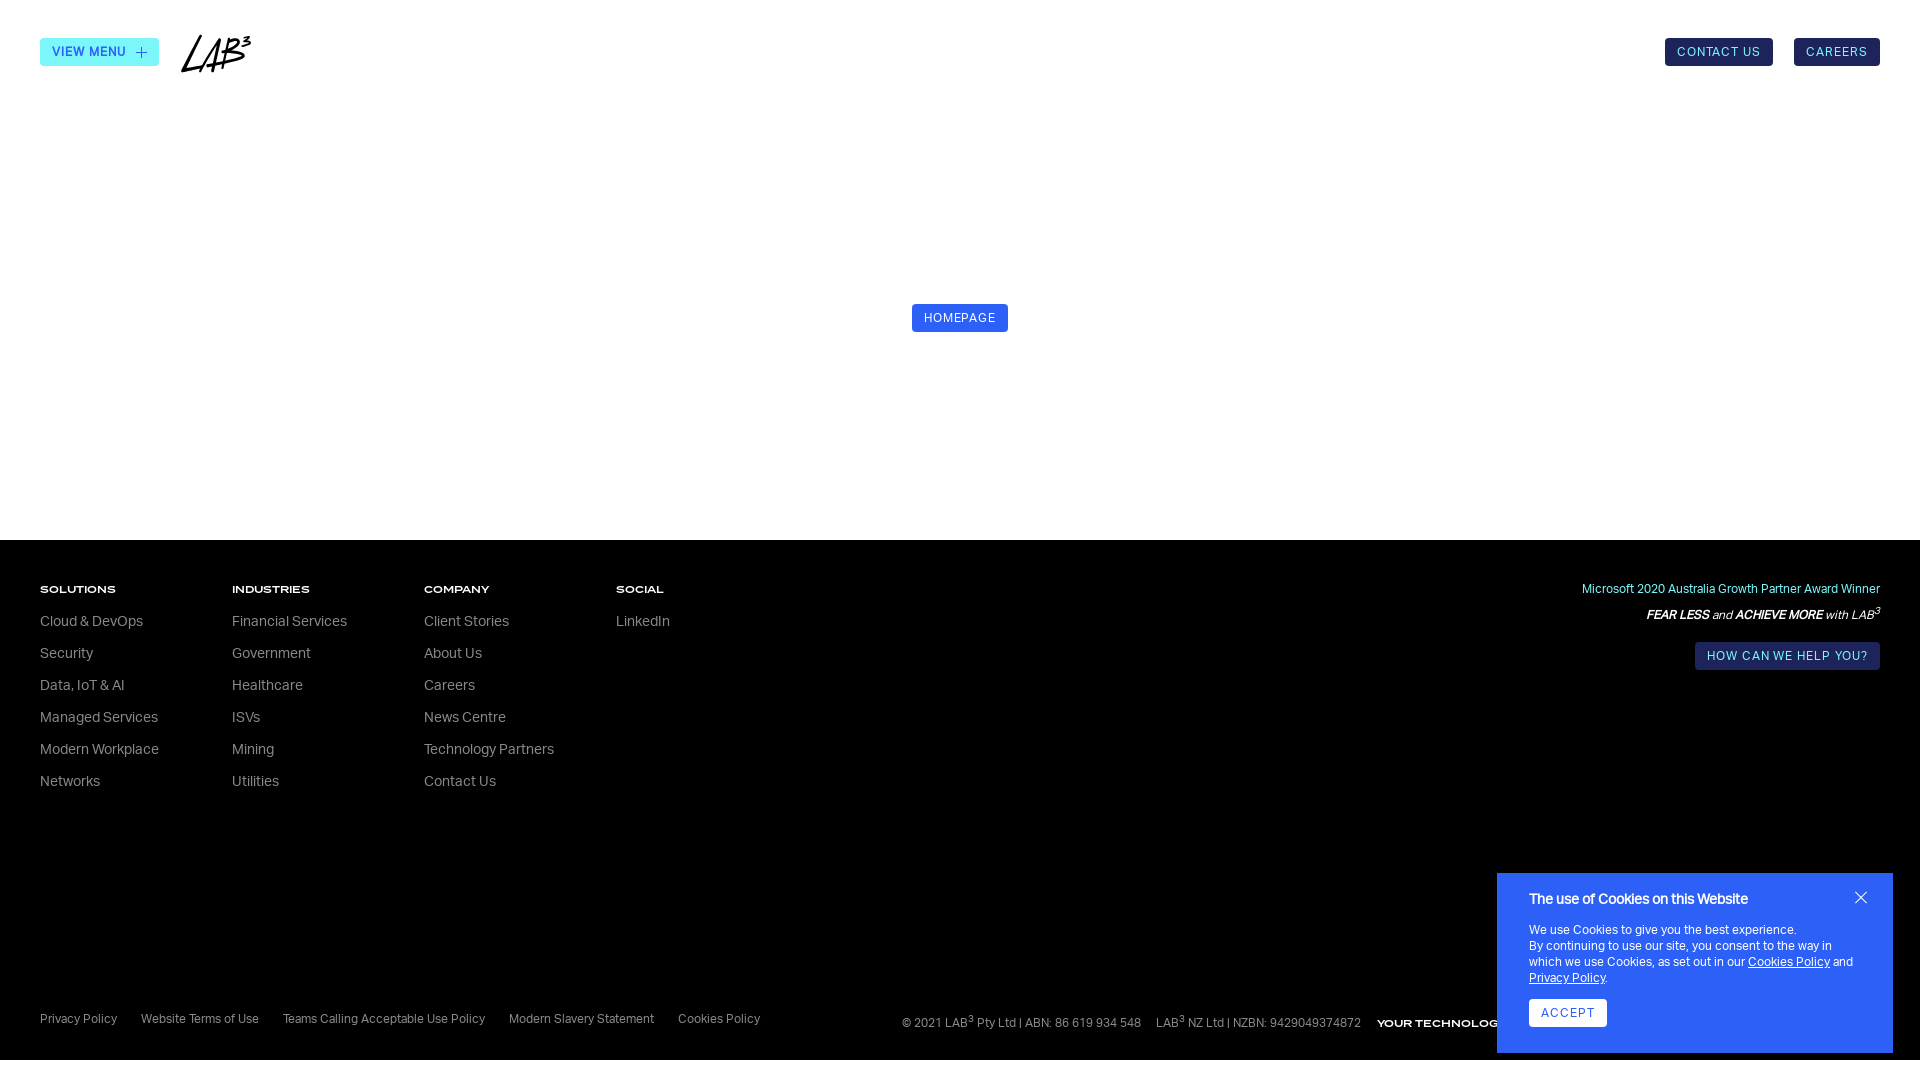 The height and width of the screenshot is (1080, 1920). What do you see at coordinates (489, 749) in the screenshot?
I see `'Technology Partners'` at bounding box center [489, 749].